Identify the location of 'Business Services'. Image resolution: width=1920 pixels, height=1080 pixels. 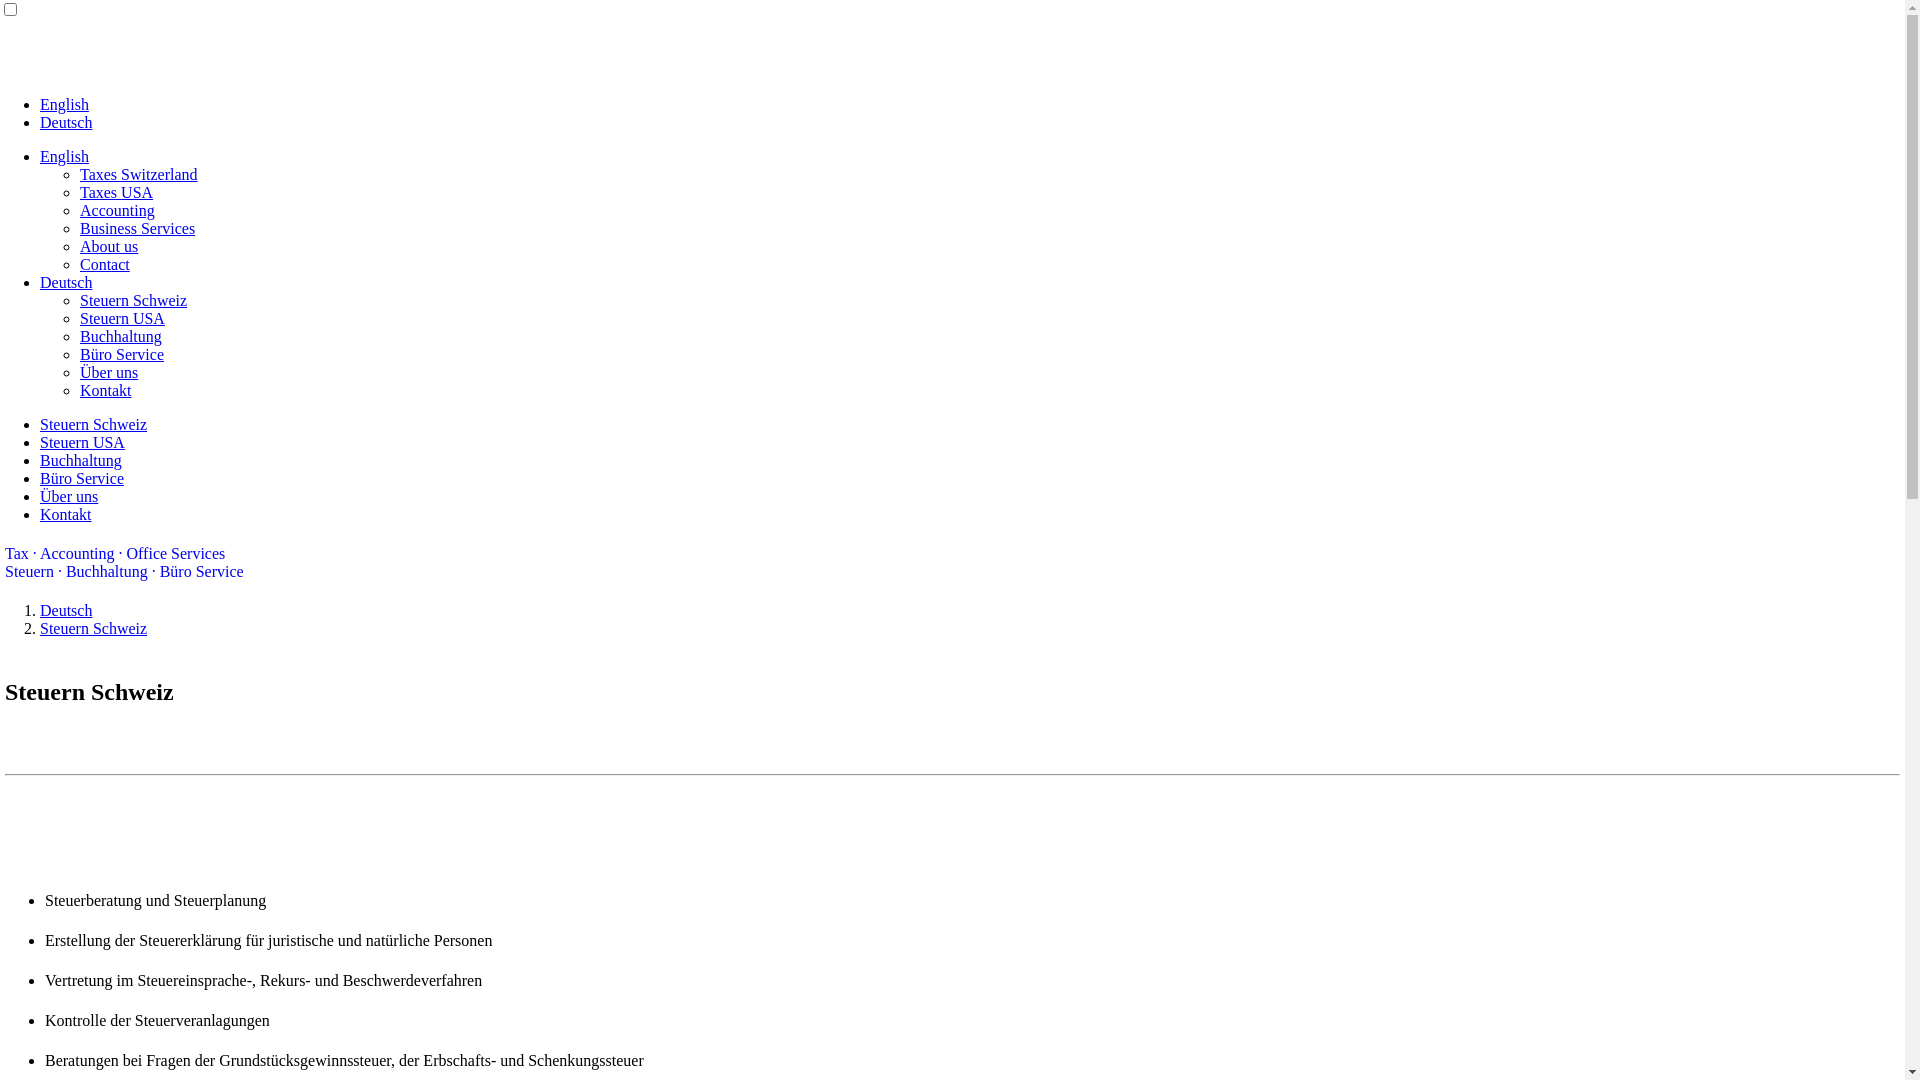
(136, 227).